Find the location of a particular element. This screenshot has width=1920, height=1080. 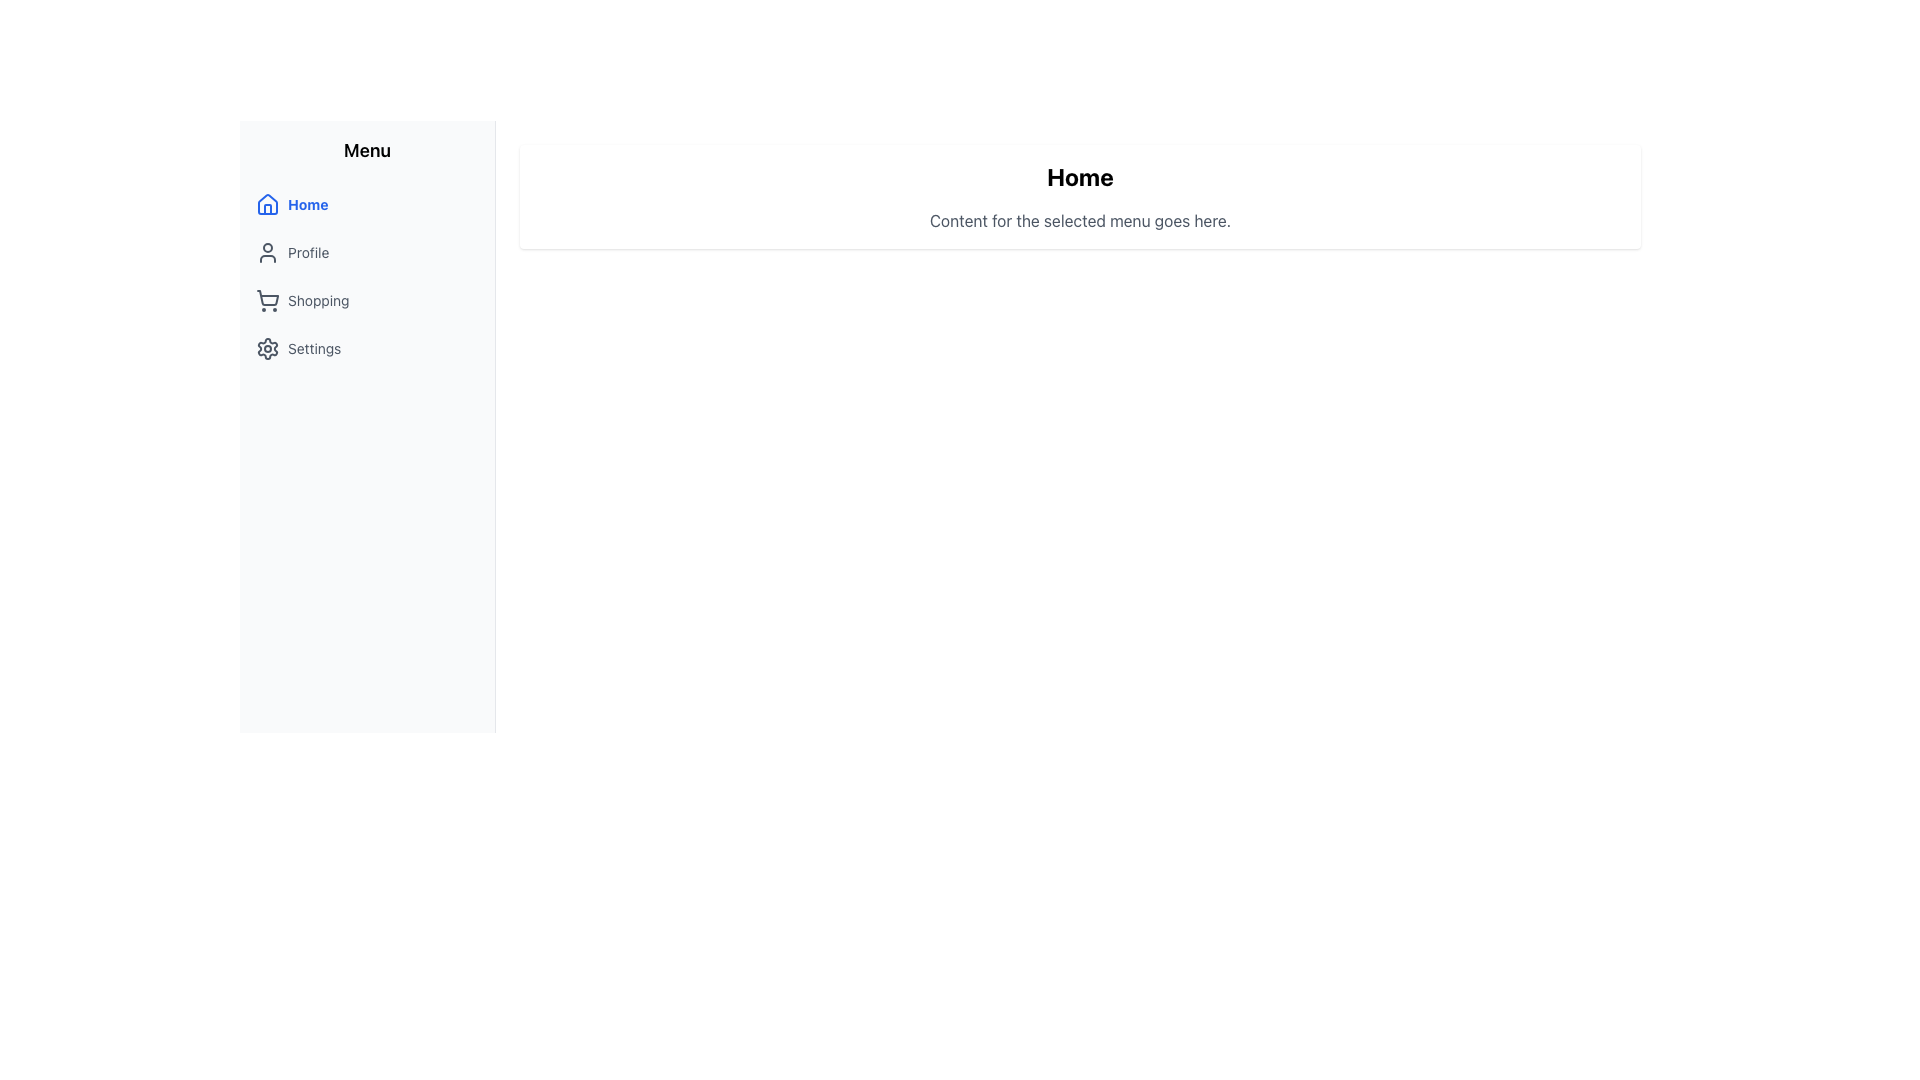

the 'Home' icon in the sidebar menu is located at coordinates (267, 204).